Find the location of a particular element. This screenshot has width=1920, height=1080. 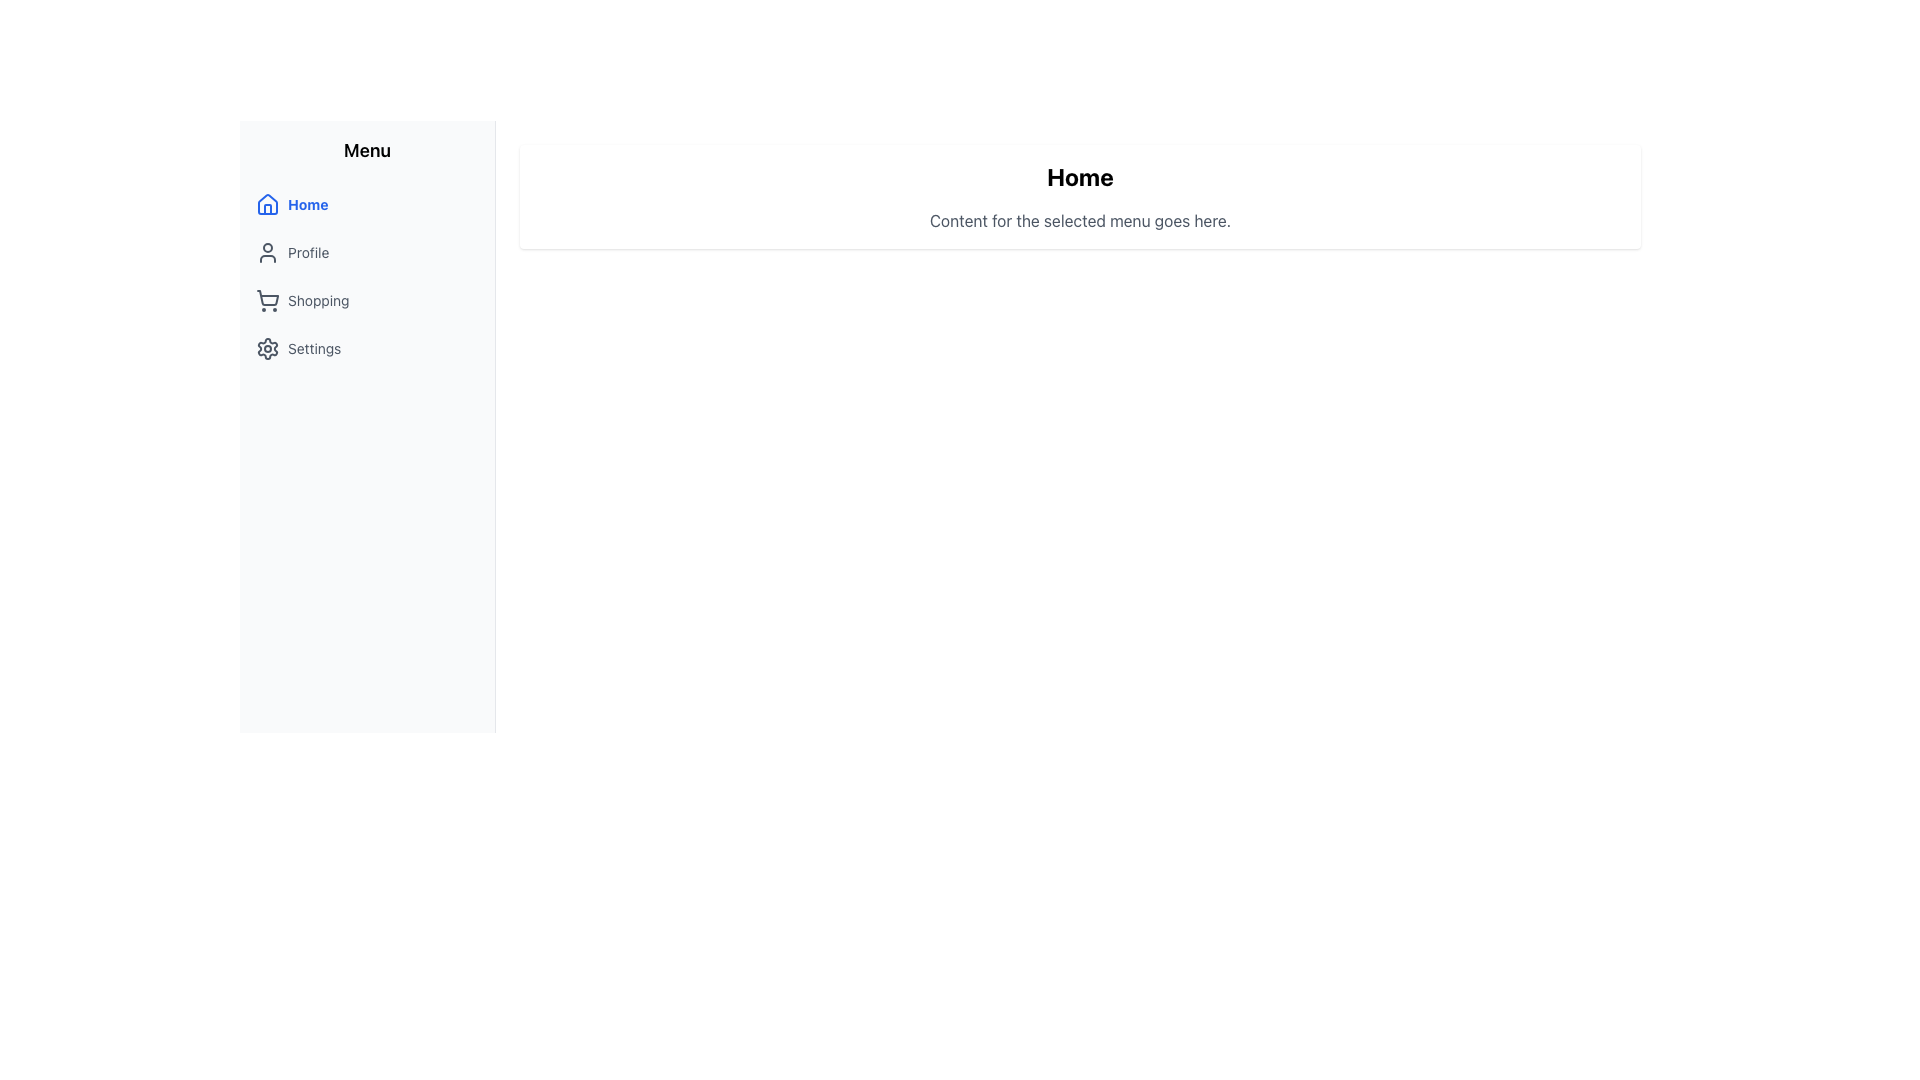

the 'Home' icon in the sidebar menu is located at coordinates (267, 204).